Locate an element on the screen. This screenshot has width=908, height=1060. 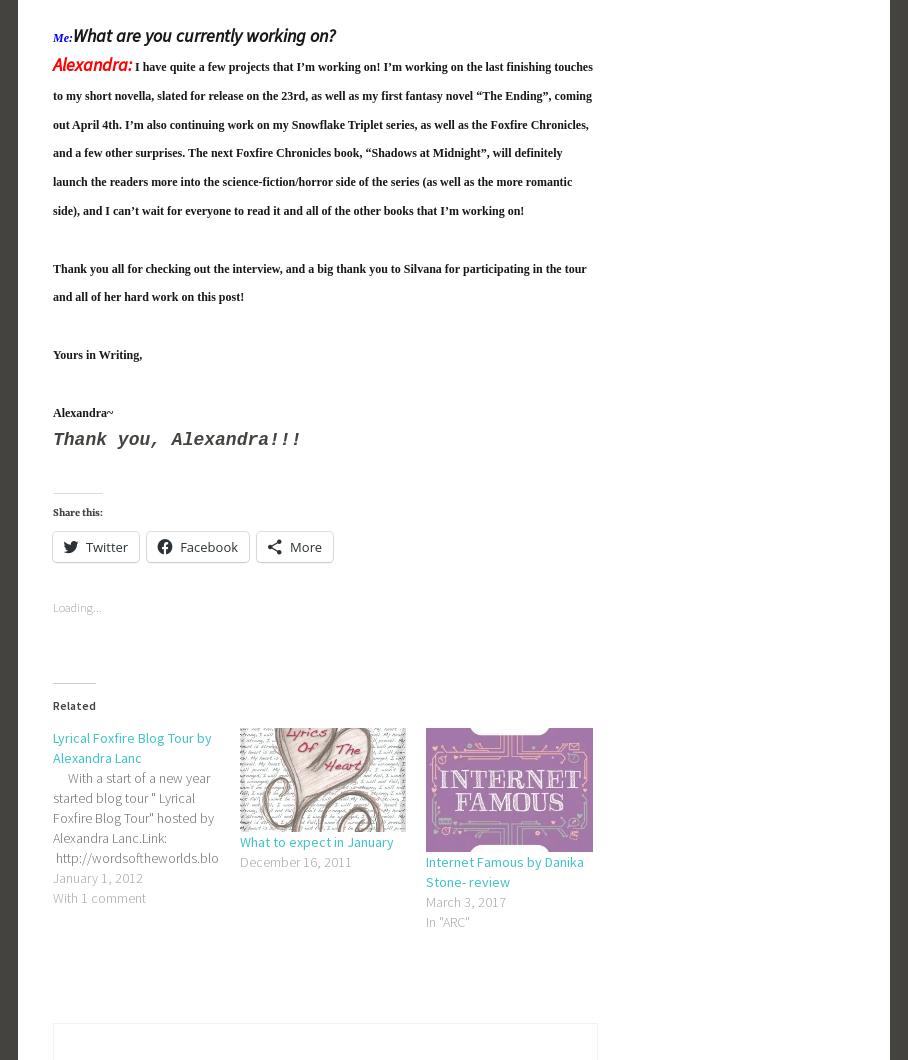
'Me:' is located at coordinates (63, 37).